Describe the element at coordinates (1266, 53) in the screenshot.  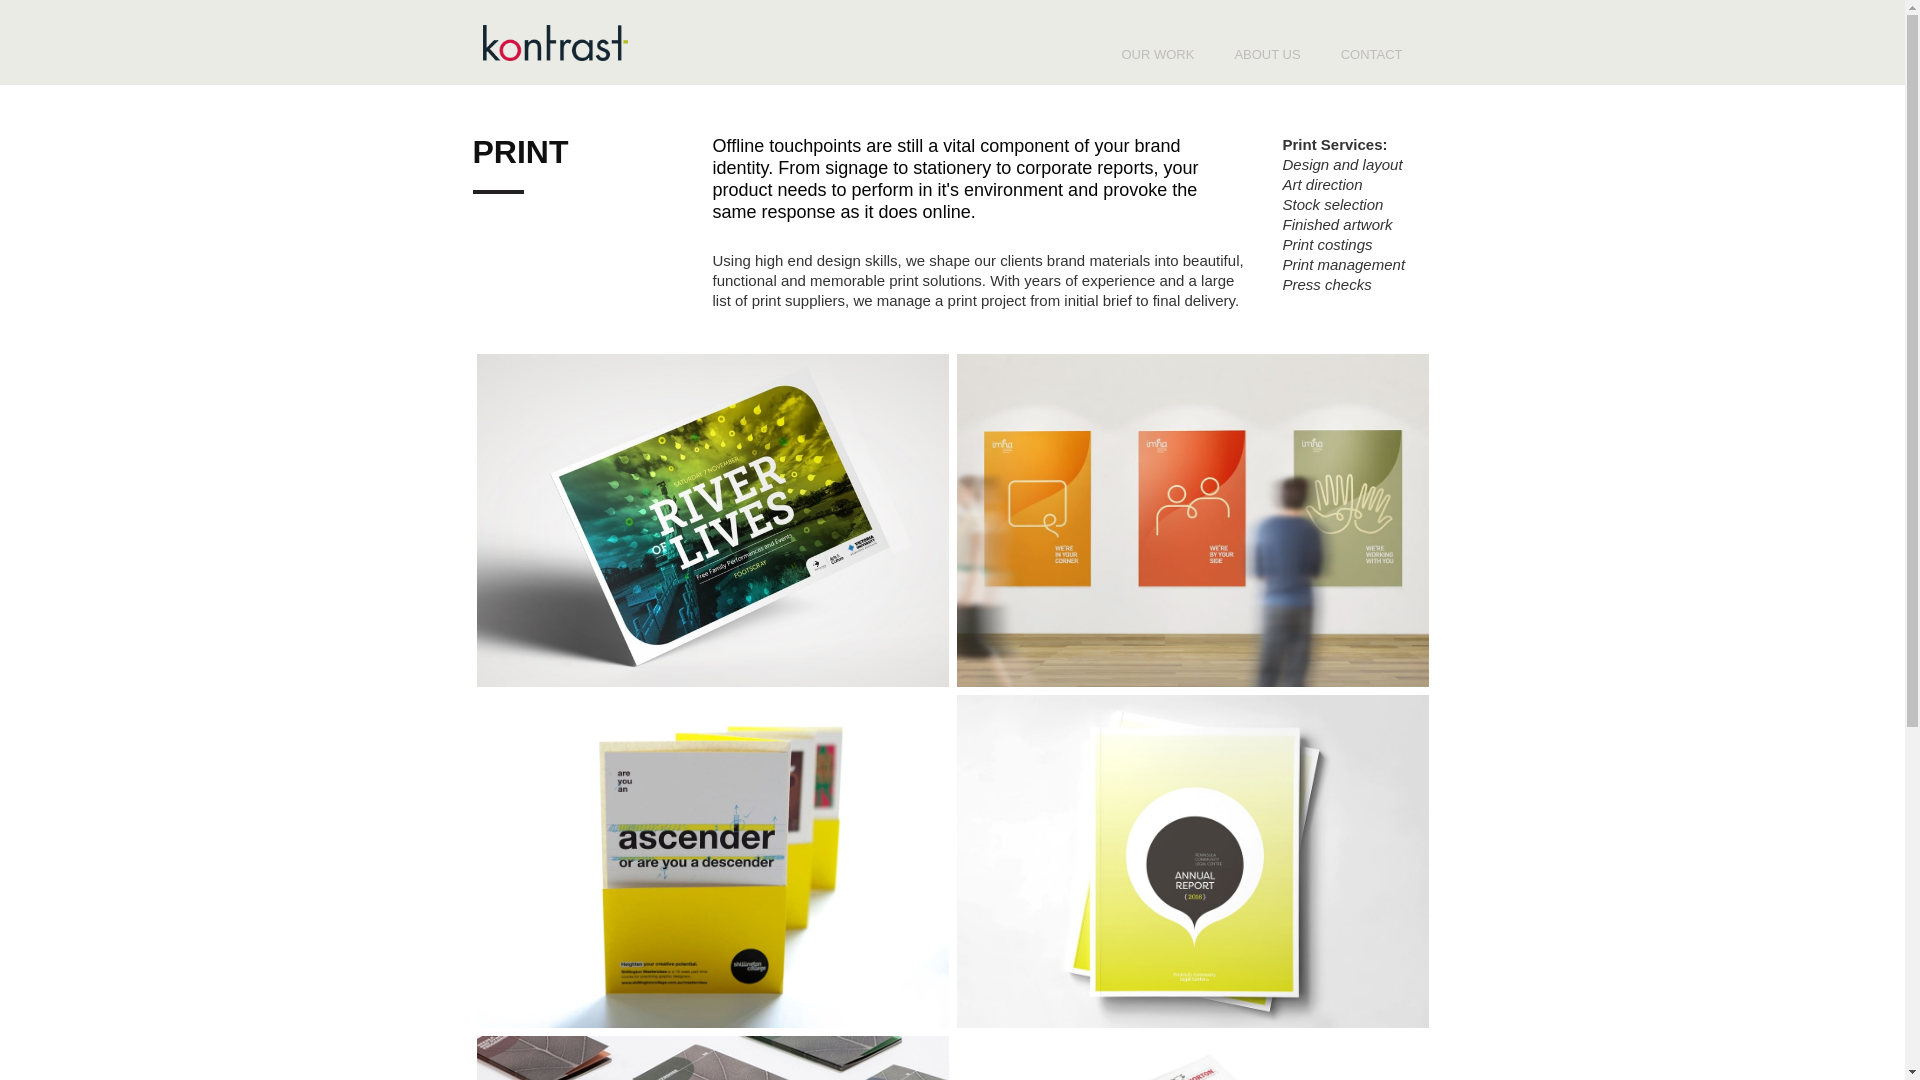
I see `'ABOUT US'` at that location.